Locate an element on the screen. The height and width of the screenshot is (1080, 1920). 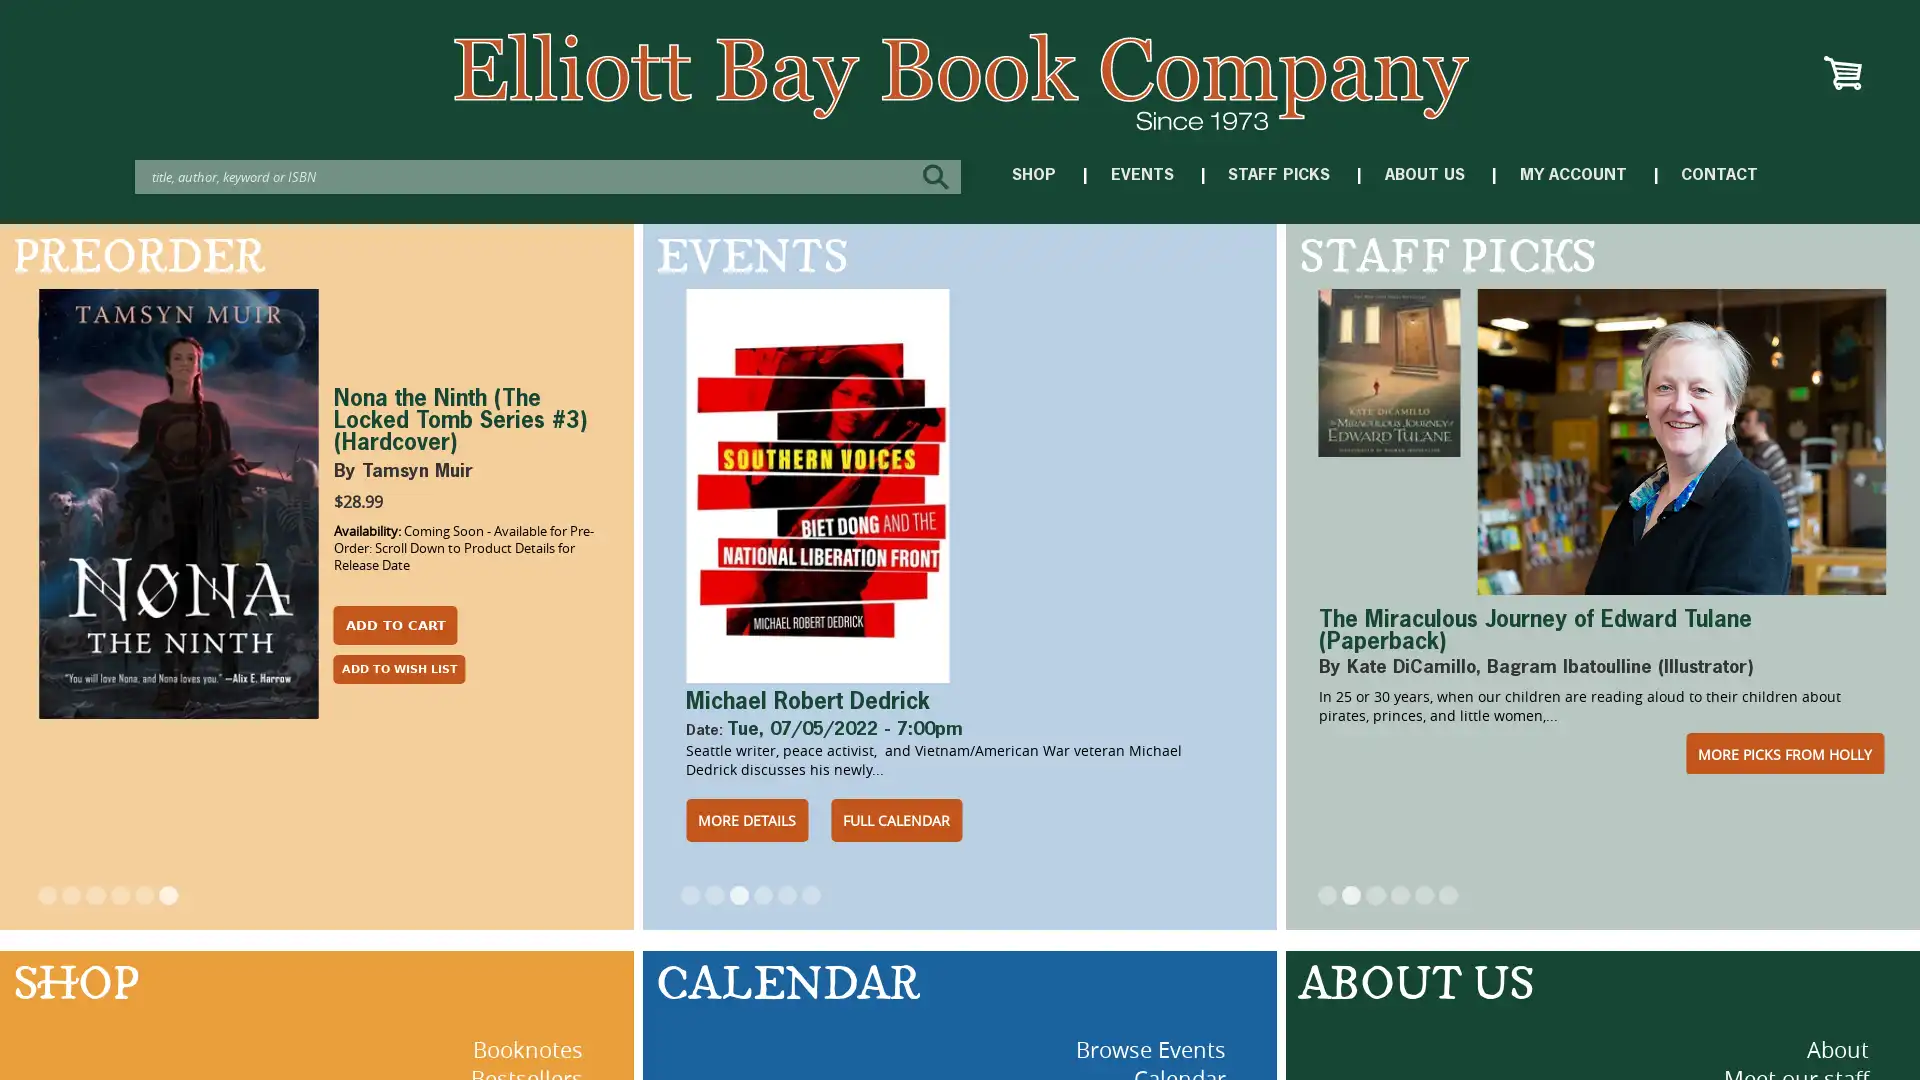
Search is located at coordinates (939, 175).